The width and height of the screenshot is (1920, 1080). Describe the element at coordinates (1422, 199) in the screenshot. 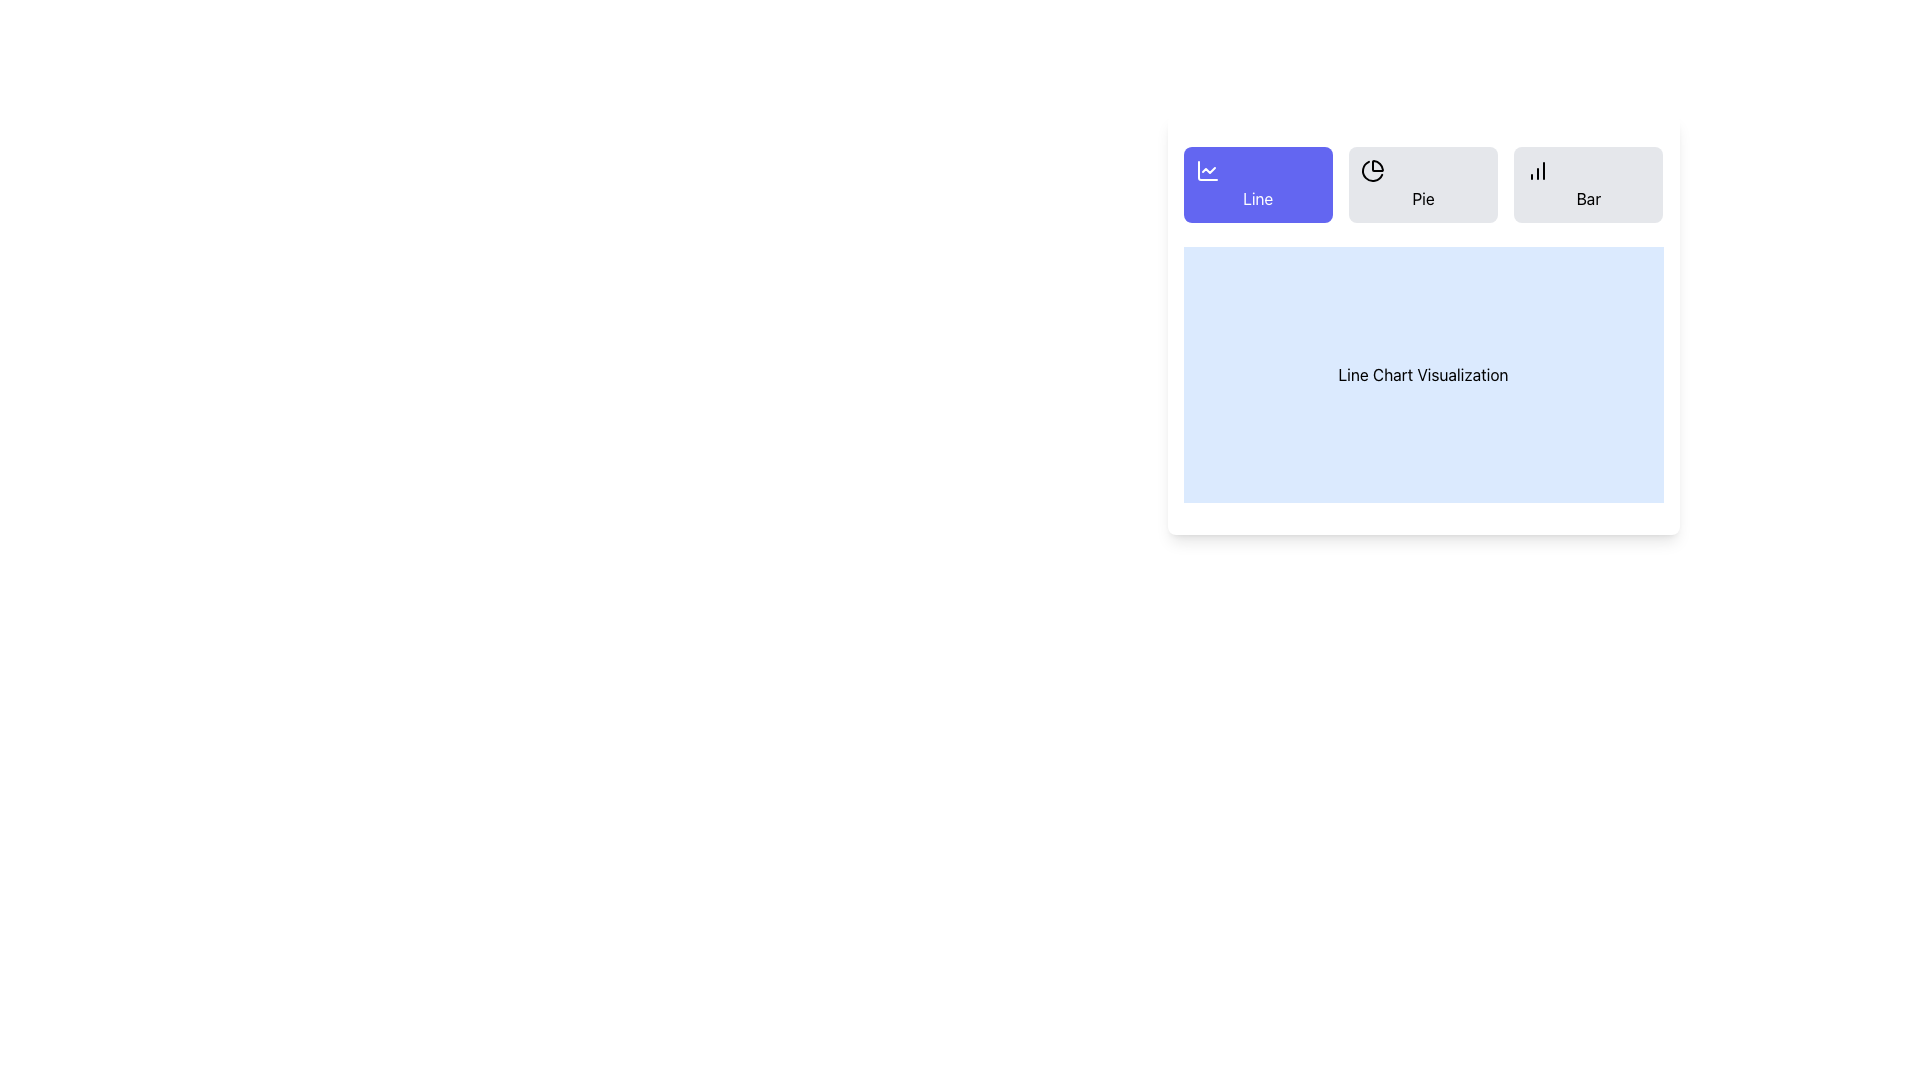

I see `the text label for the button that switches the chart visualization to a pie chart, which is the second button in a group of three buttons` at that location.